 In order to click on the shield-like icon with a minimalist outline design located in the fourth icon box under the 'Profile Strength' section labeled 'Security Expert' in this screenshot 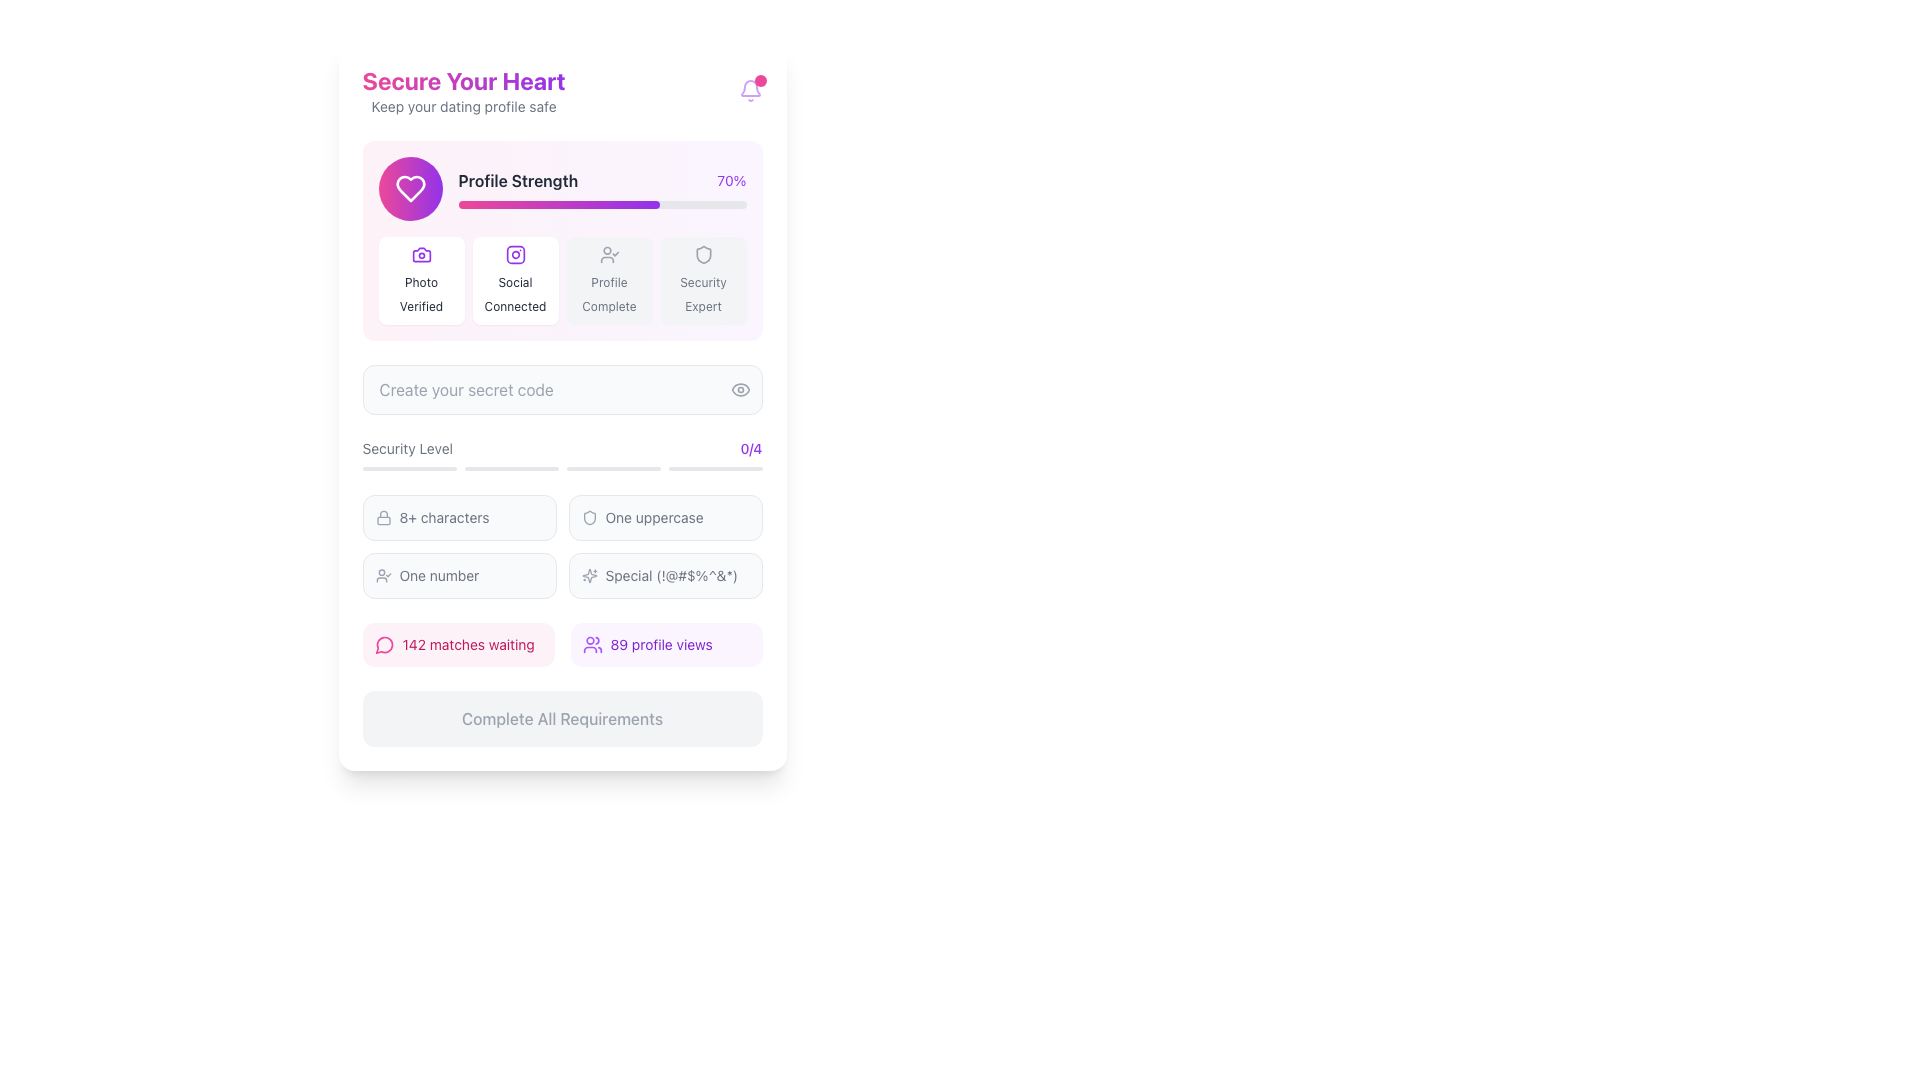, I will do `click(703, 253)`.